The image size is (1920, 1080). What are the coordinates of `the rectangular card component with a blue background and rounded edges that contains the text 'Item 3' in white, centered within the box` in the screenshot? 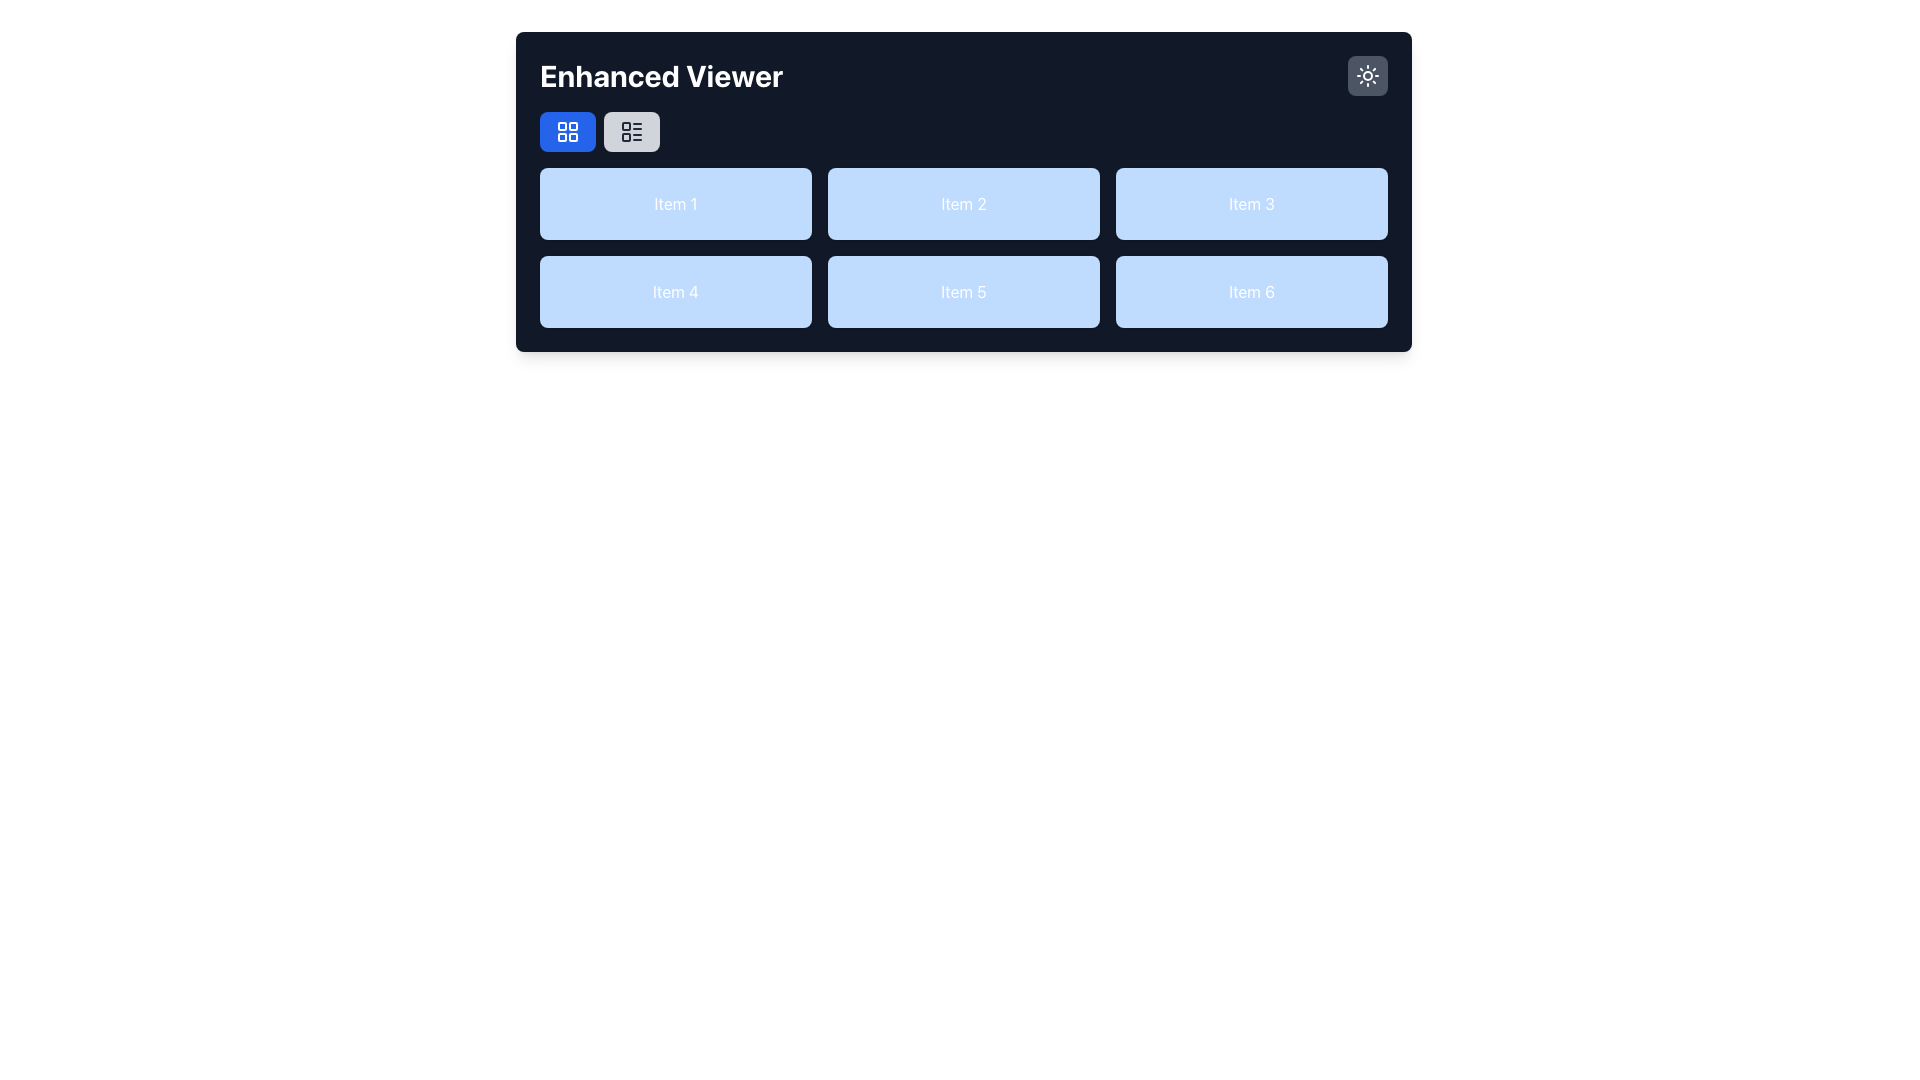 It's located at (1251, 204).